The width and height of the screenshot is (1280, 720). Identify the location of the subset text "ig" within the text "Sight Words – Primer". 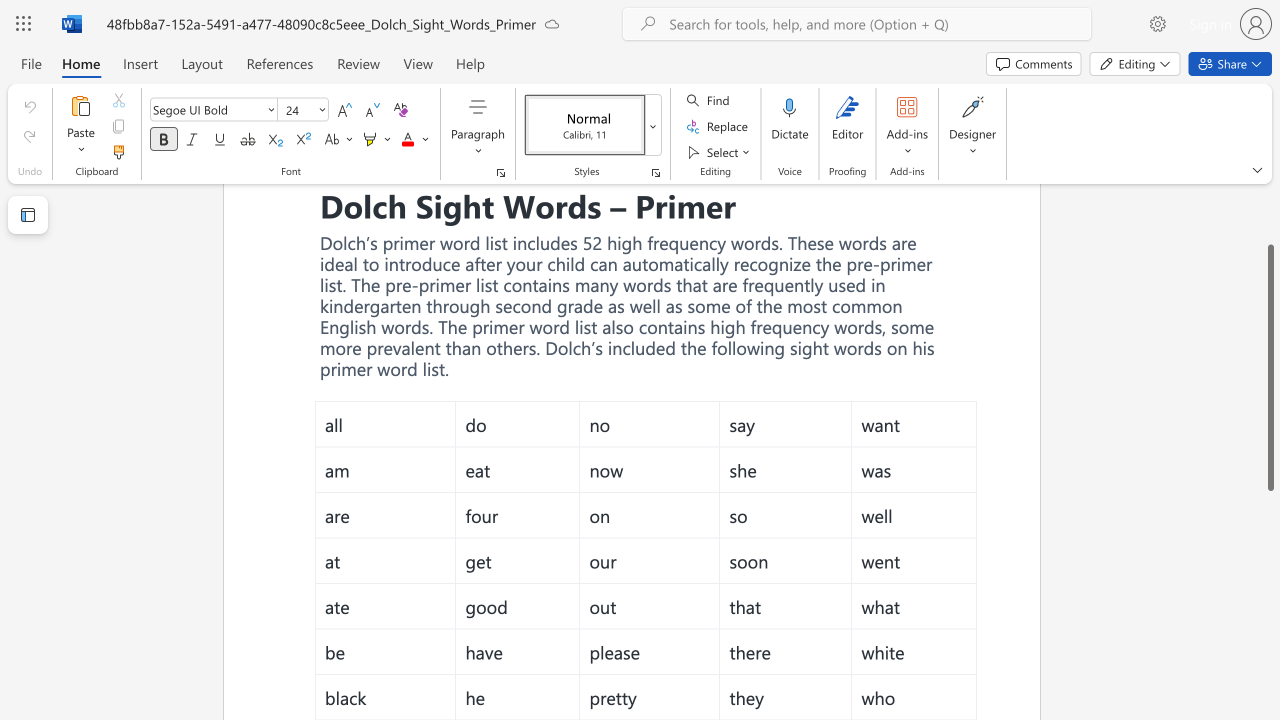
(432, 205).